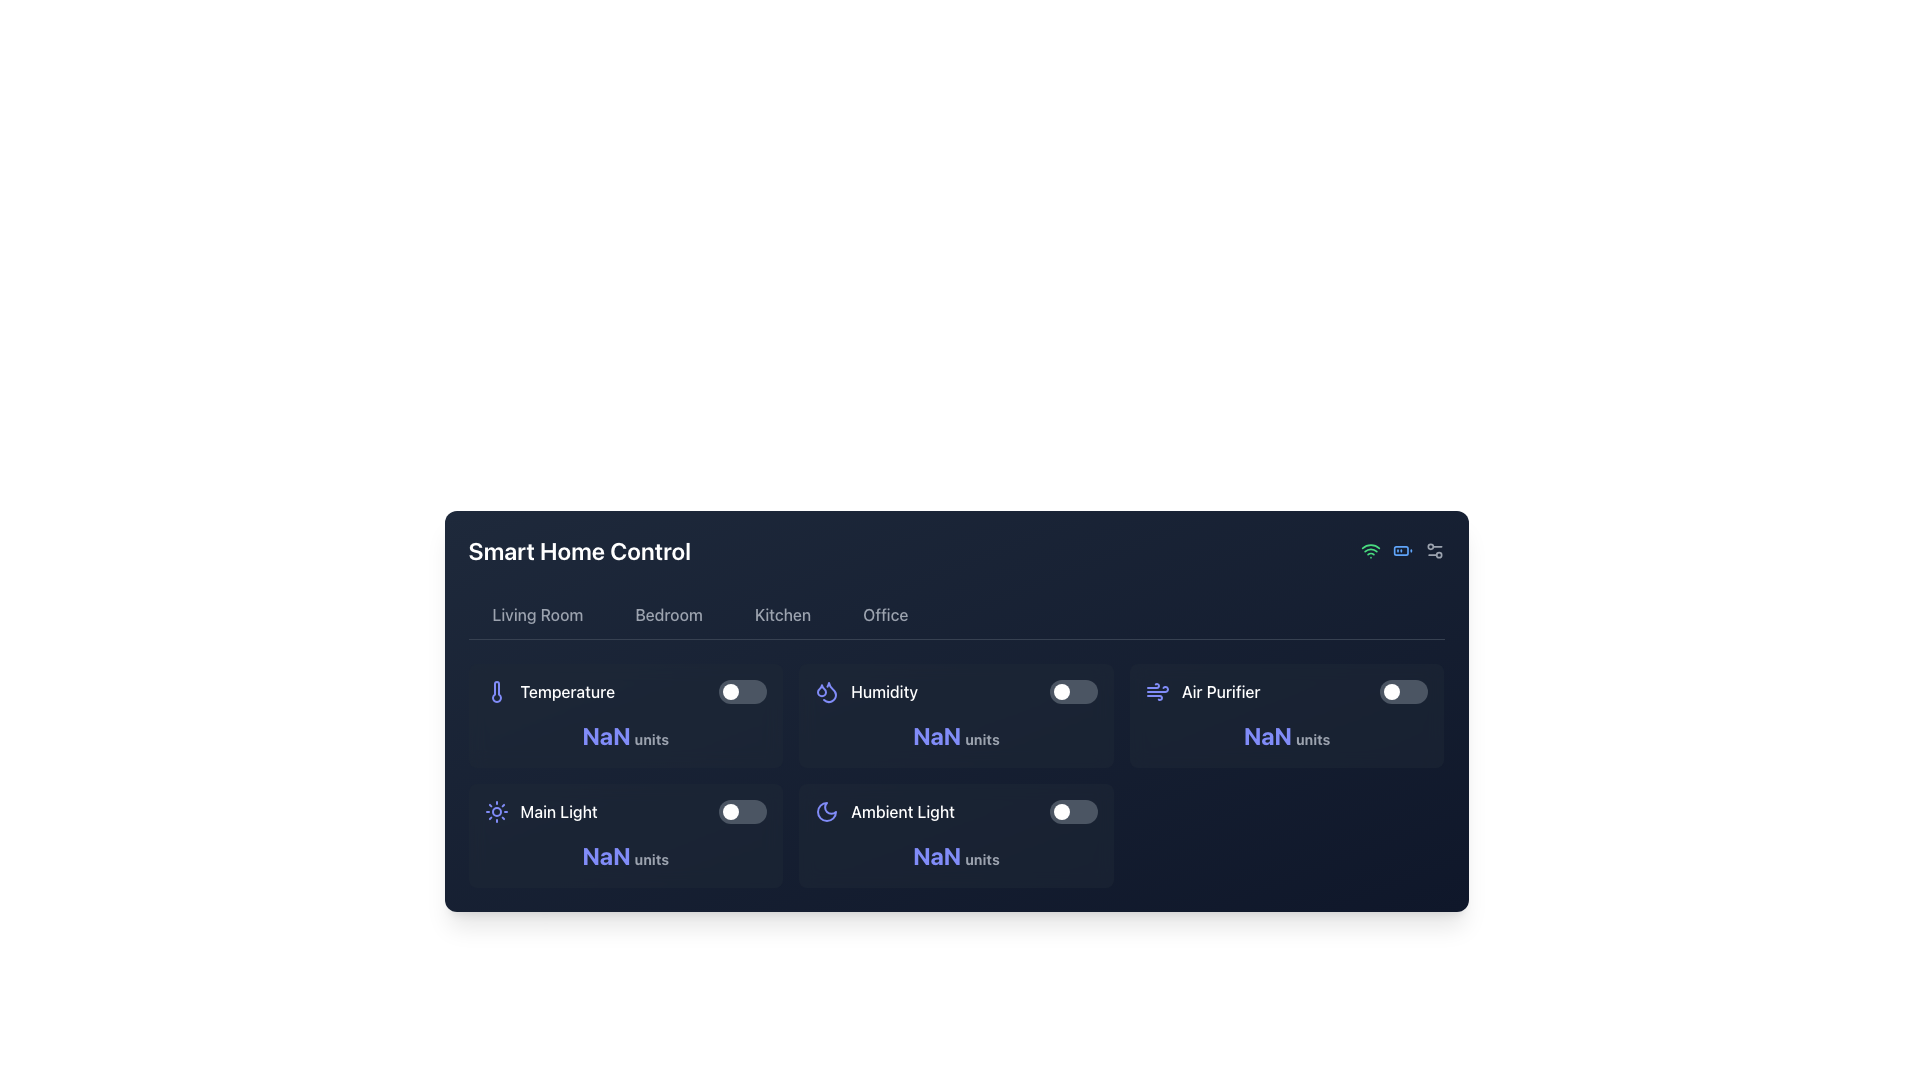  What do you see at coordinates (1403, 690) in the screenshot?
I see `the toggle switch for the 'Air Purifier' feature, located in the far right of its section adjacent to the label 'Air Purifier'` at bounding box center [1403, 690].